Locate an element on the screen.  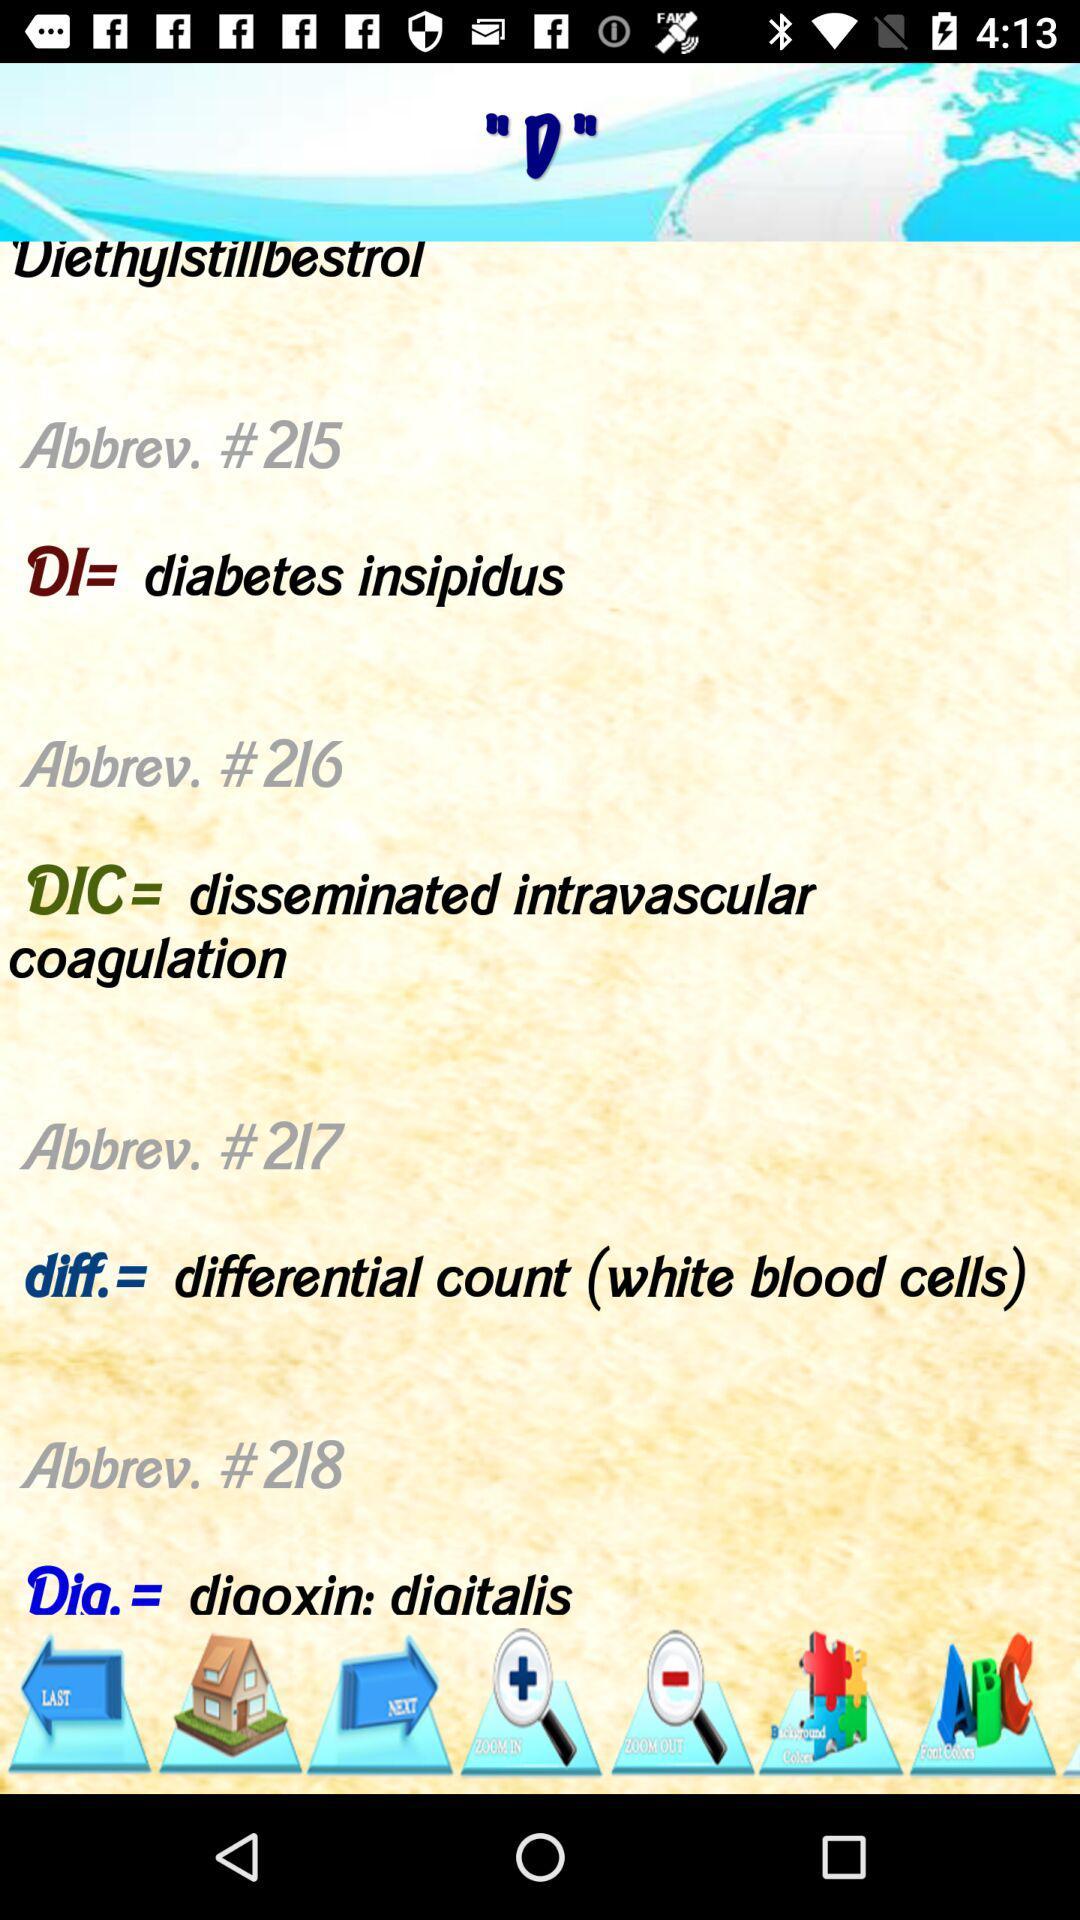
next is located at coordinates (379, 1702).